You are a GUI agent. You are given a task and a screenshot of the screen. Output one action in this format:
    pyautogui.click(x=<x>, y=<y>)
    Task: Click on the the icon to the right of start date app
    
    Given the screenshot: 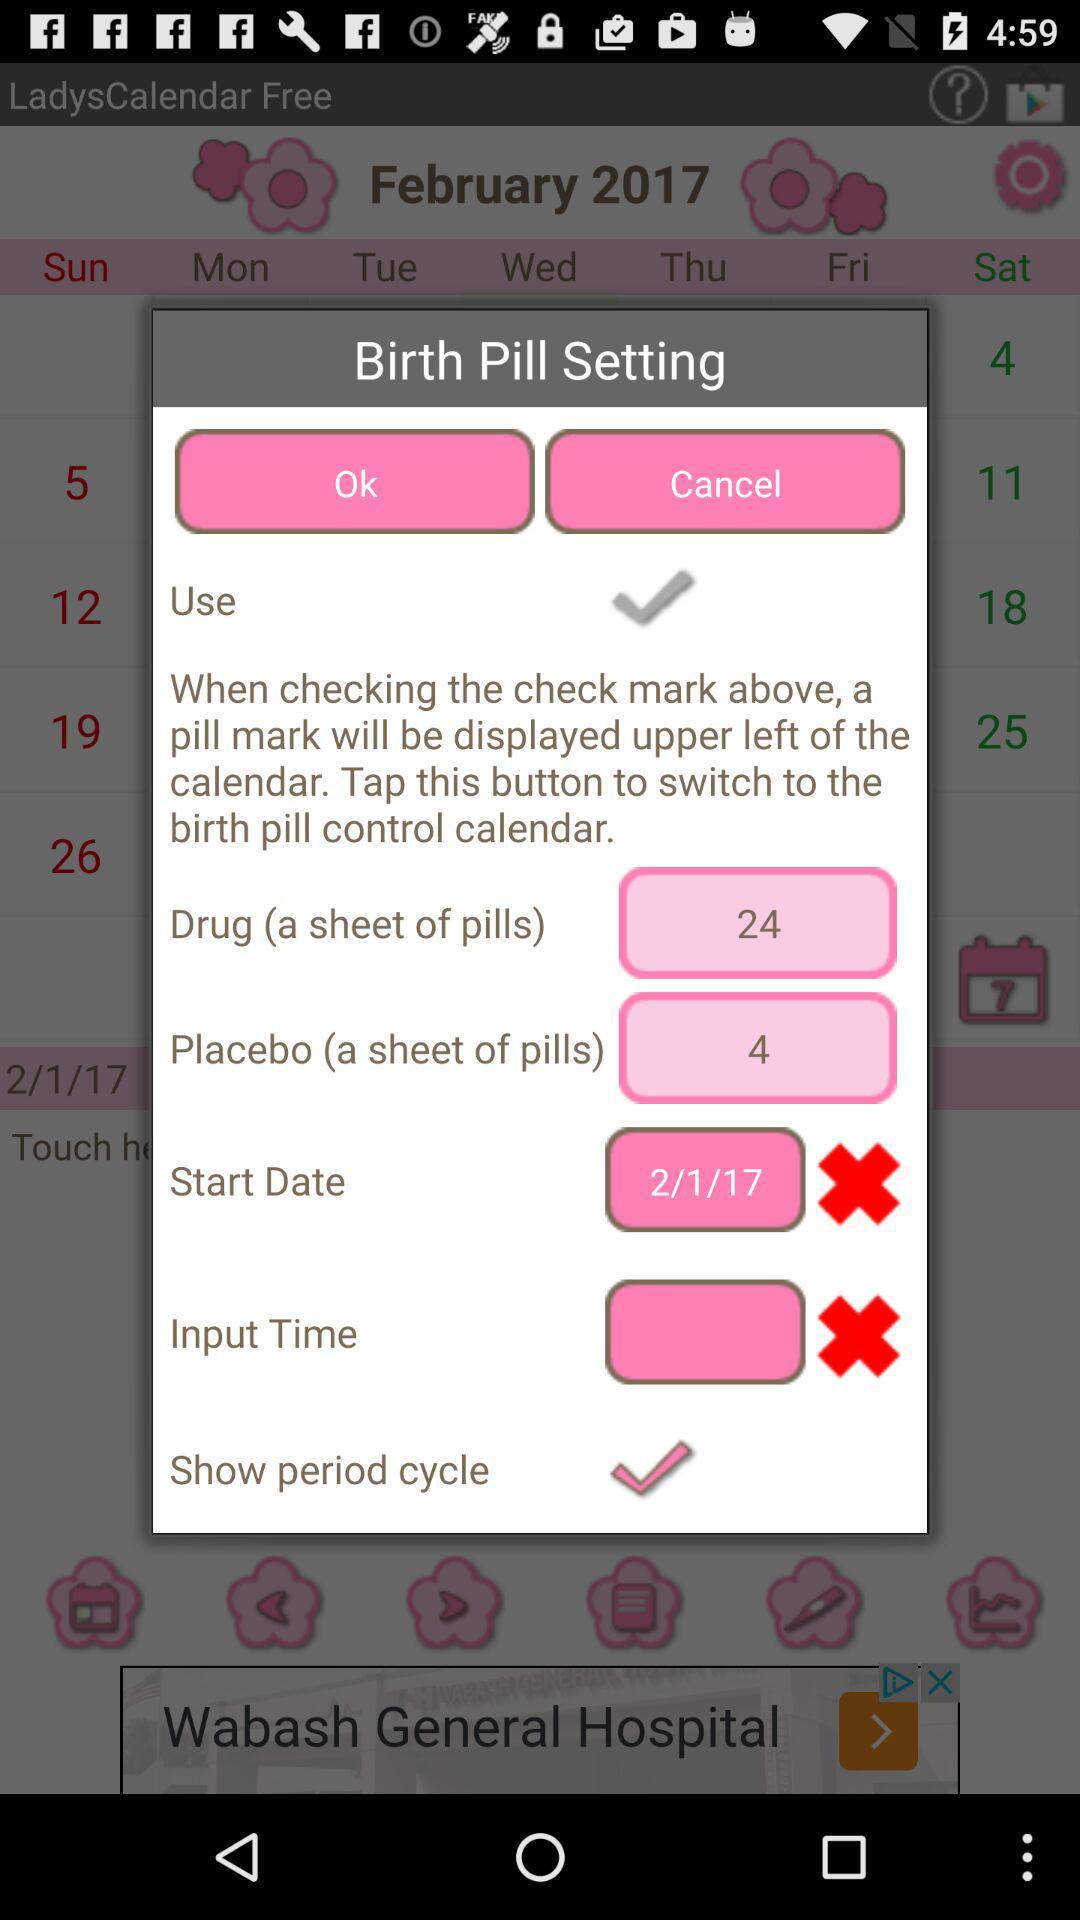 What is the action you would take?
    pyautogui.click(x=704, y=1179)
    